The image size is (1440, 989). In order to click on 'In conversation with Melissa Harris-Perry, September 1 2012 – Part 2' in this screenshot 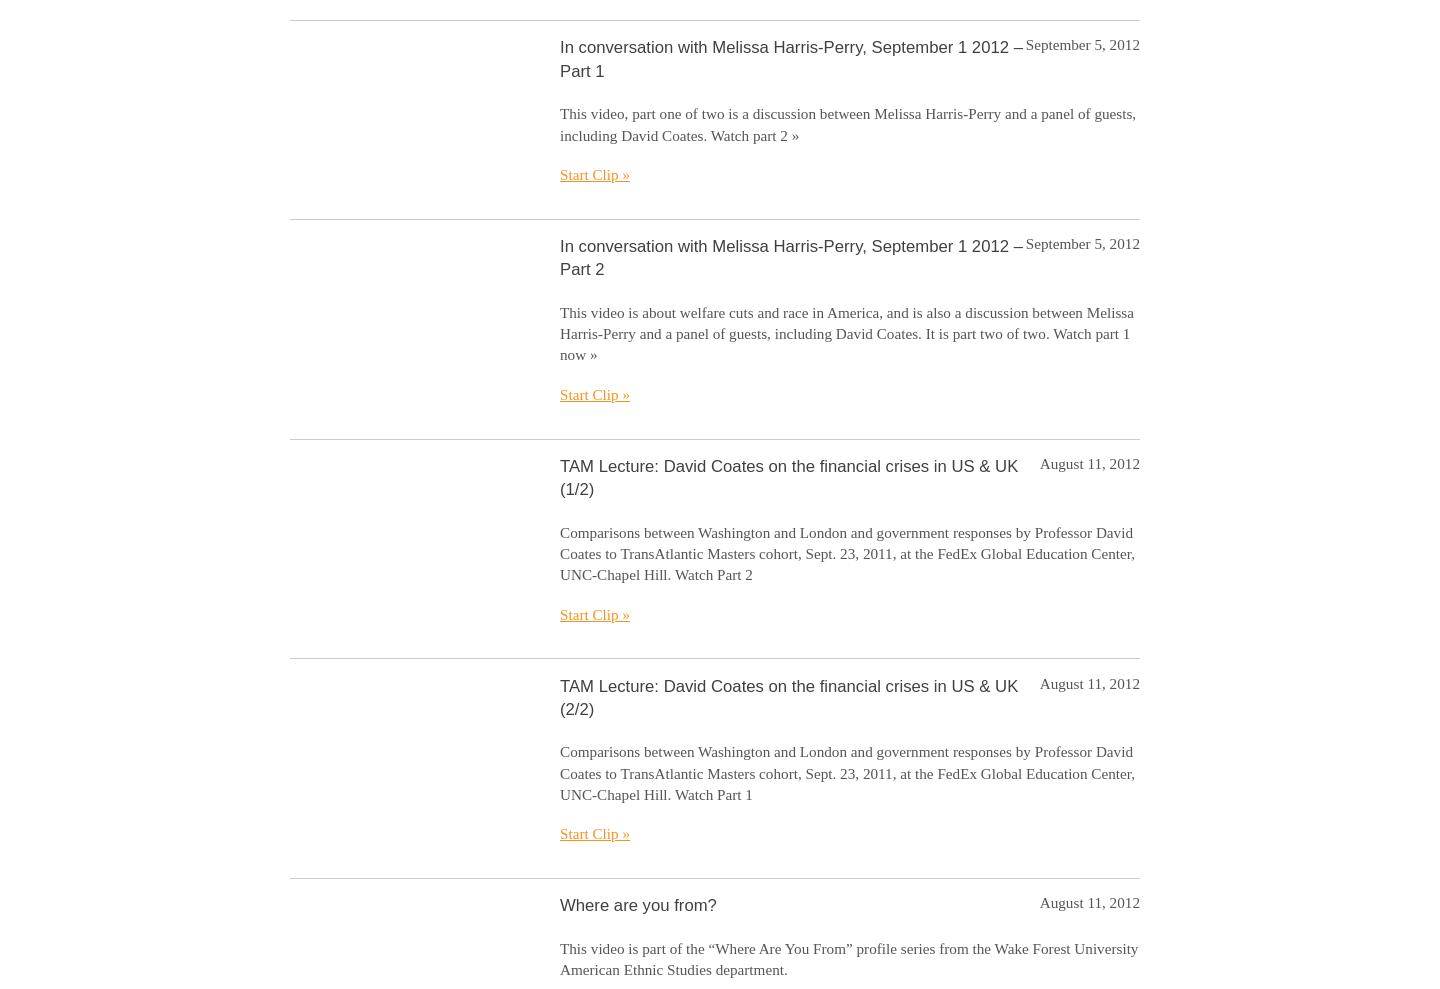, I will do `click(560, 256)`.